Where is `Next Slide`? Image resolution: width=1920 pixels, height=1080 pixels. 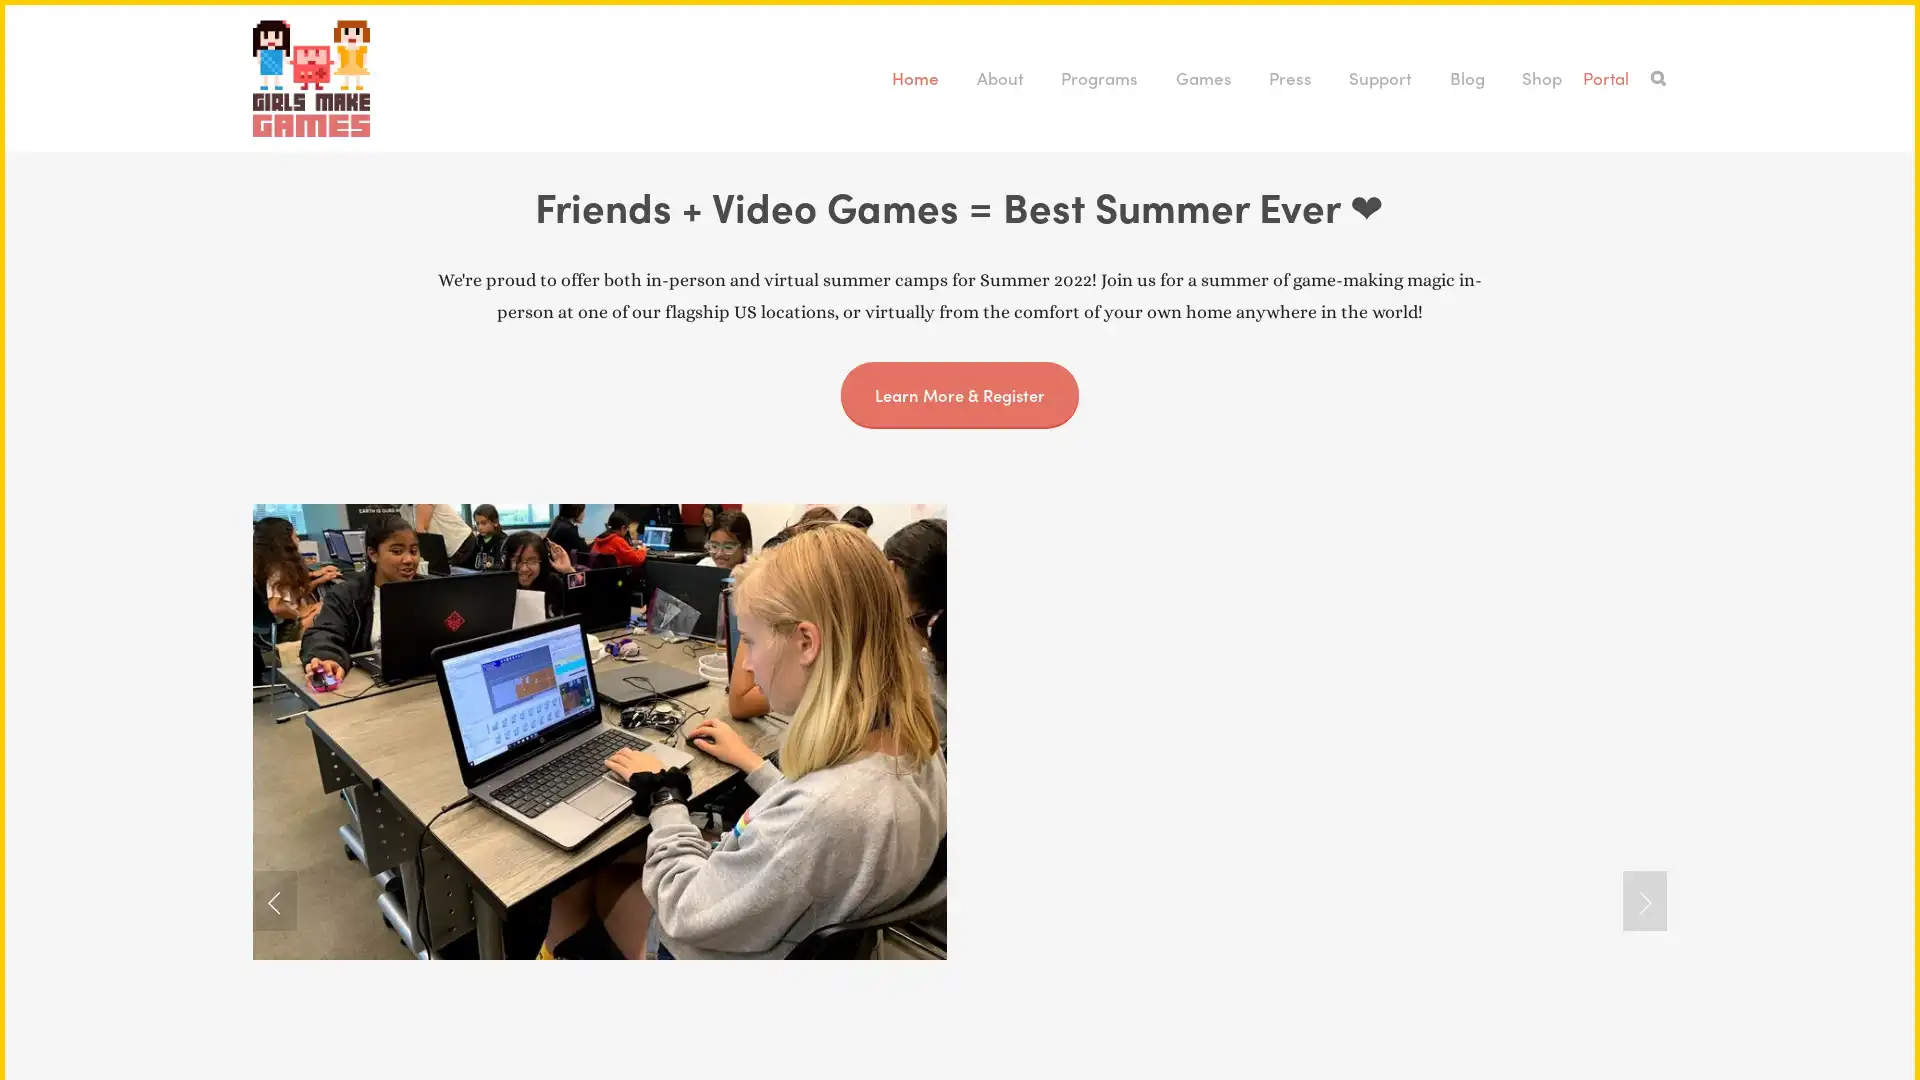 Next Slide is located at coordinates (1645, 901).